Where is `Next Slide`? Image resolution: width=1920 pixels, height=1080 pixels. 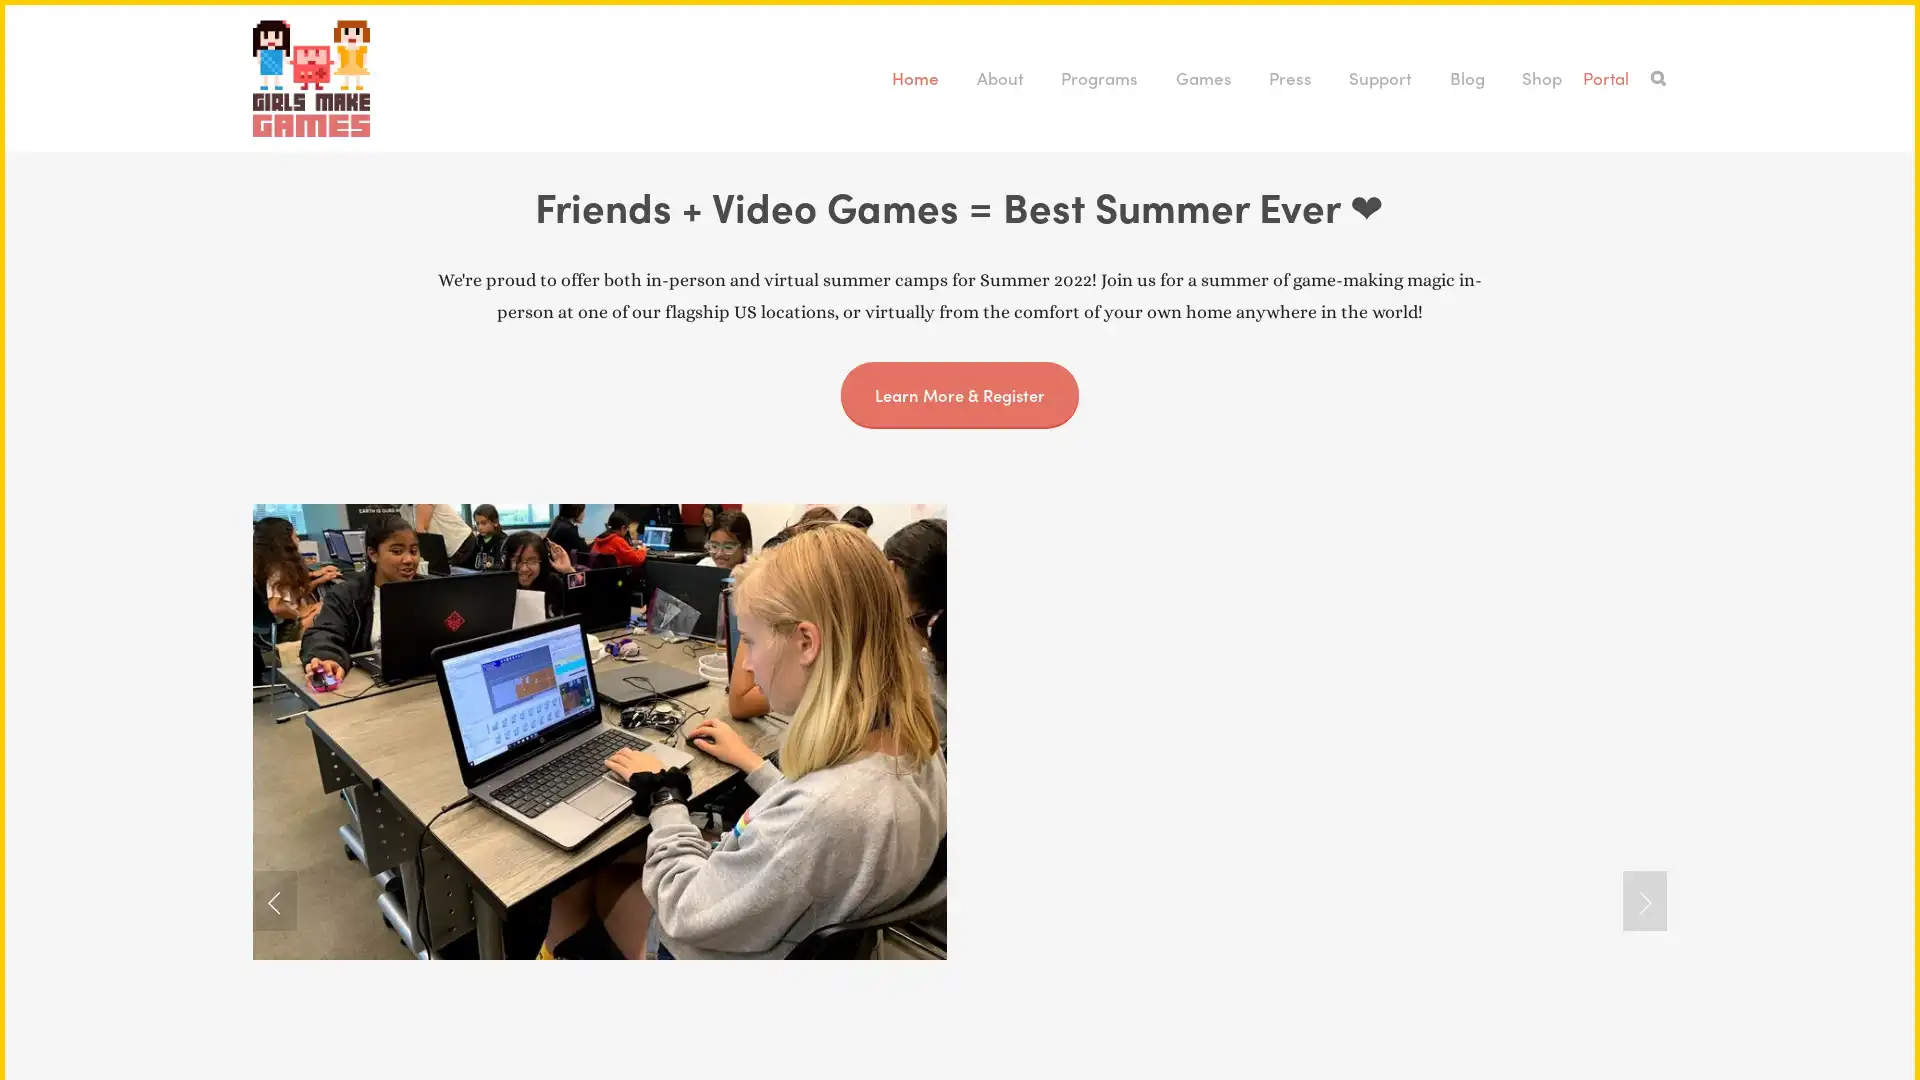 Next Slide is located at coordinates (1645, 901).